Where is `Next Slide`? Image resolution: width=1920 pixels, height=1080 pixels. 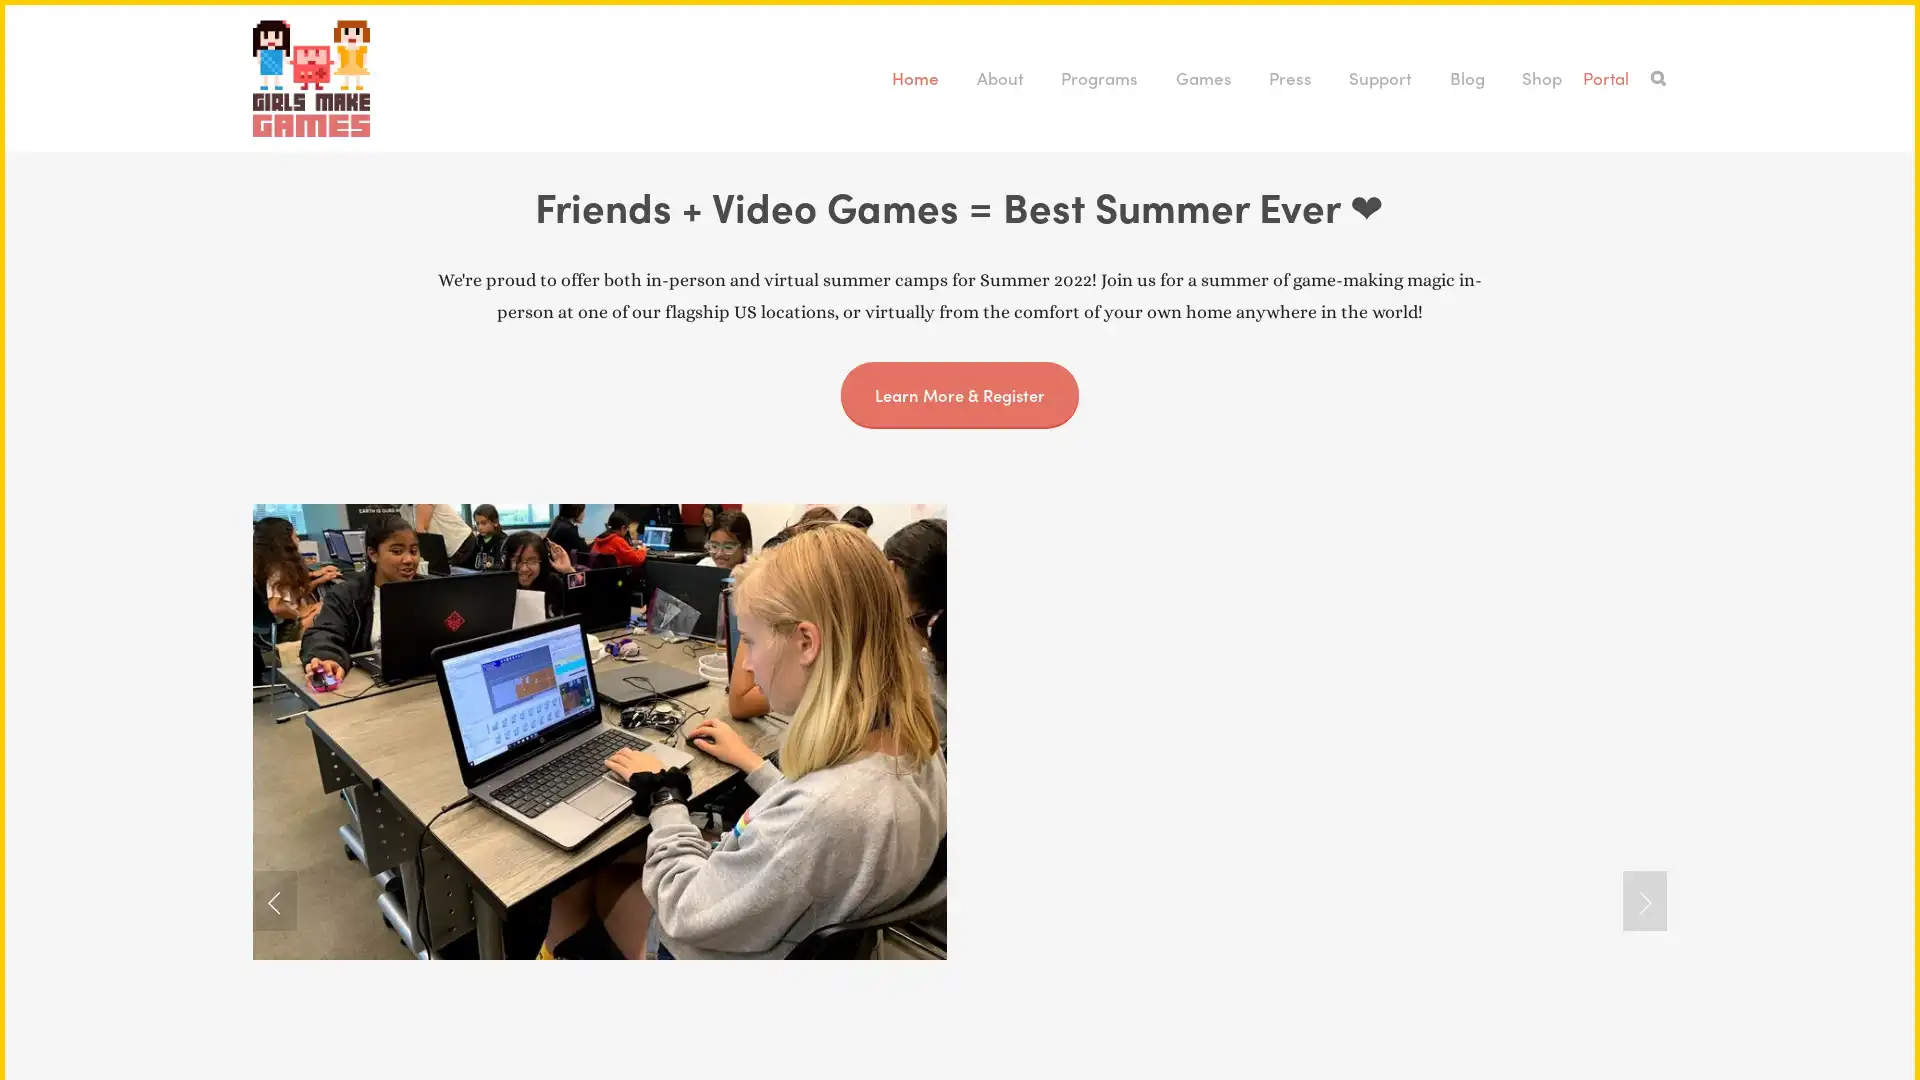 Next Slide is located at coordinates (1645, 901).